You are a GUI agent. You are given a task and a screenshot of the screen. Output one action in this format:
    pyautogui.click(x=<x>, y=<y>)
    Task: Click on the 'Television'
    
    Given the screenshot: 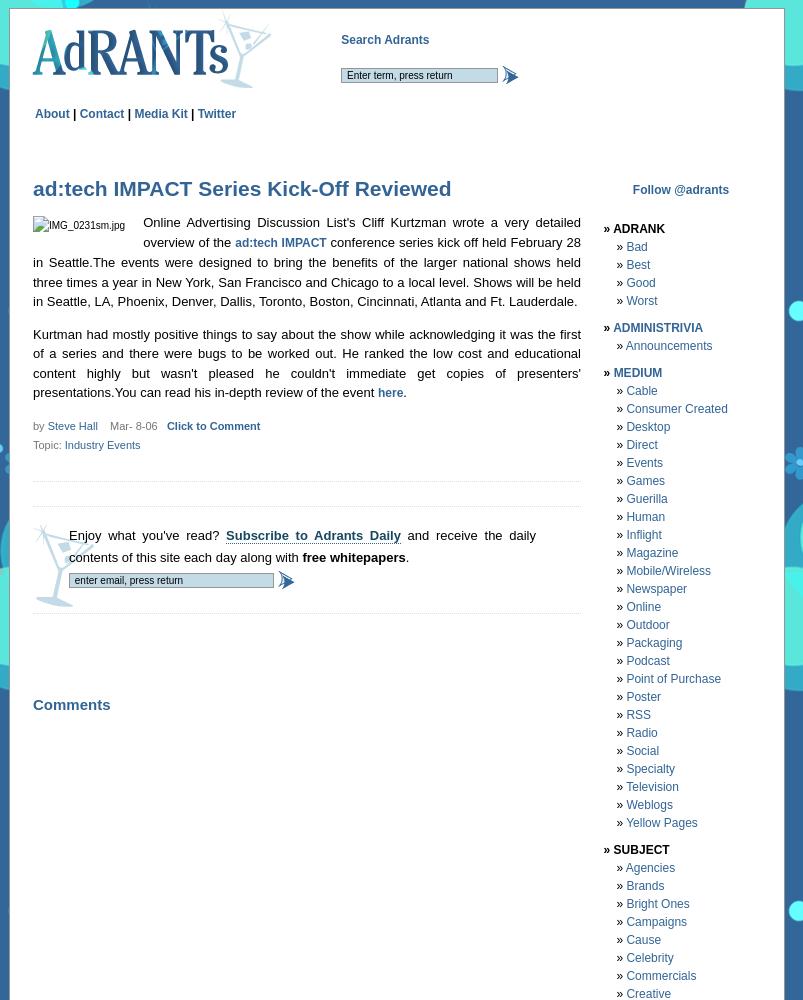 What is the action you would take?
    pyautogui.click(x=652, y=786)
    